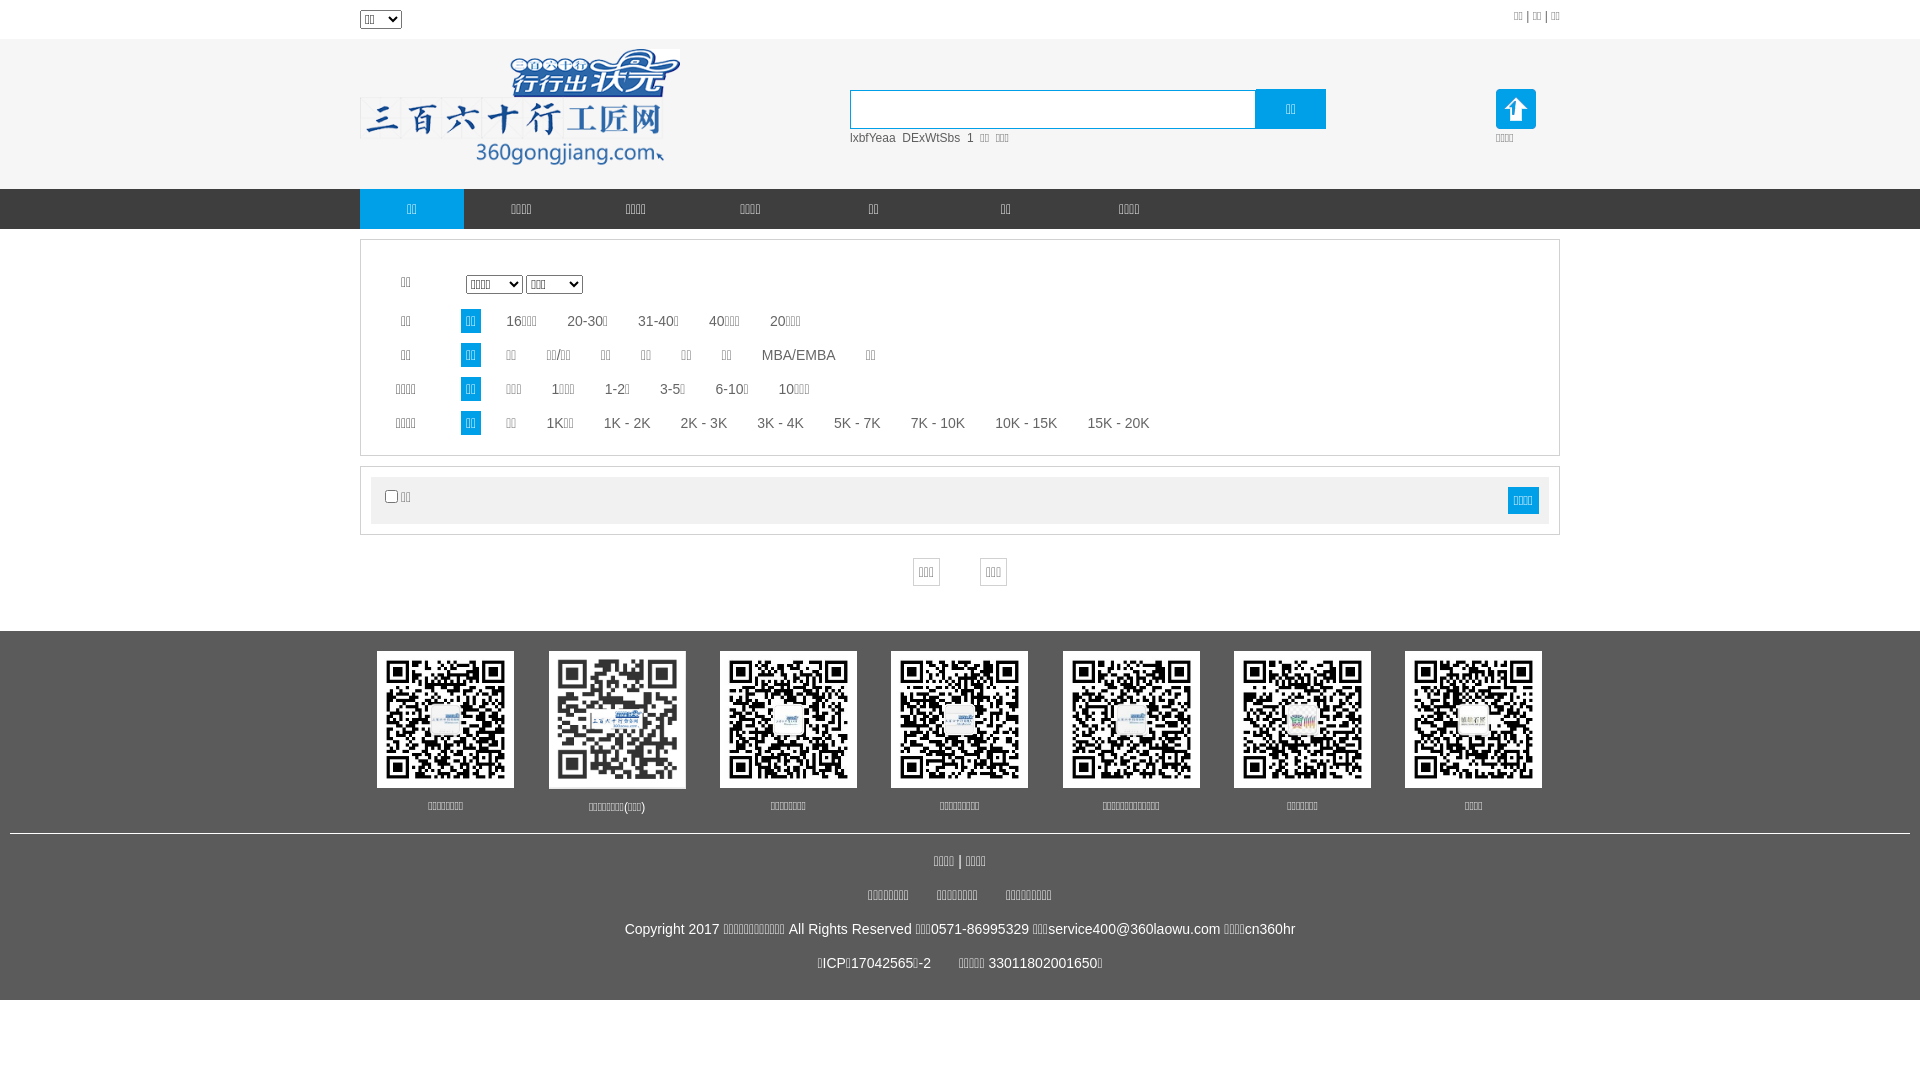  Describe the element at coordinates (626, 422) in the screenshot. I see `'1K - 2K'` at that location.